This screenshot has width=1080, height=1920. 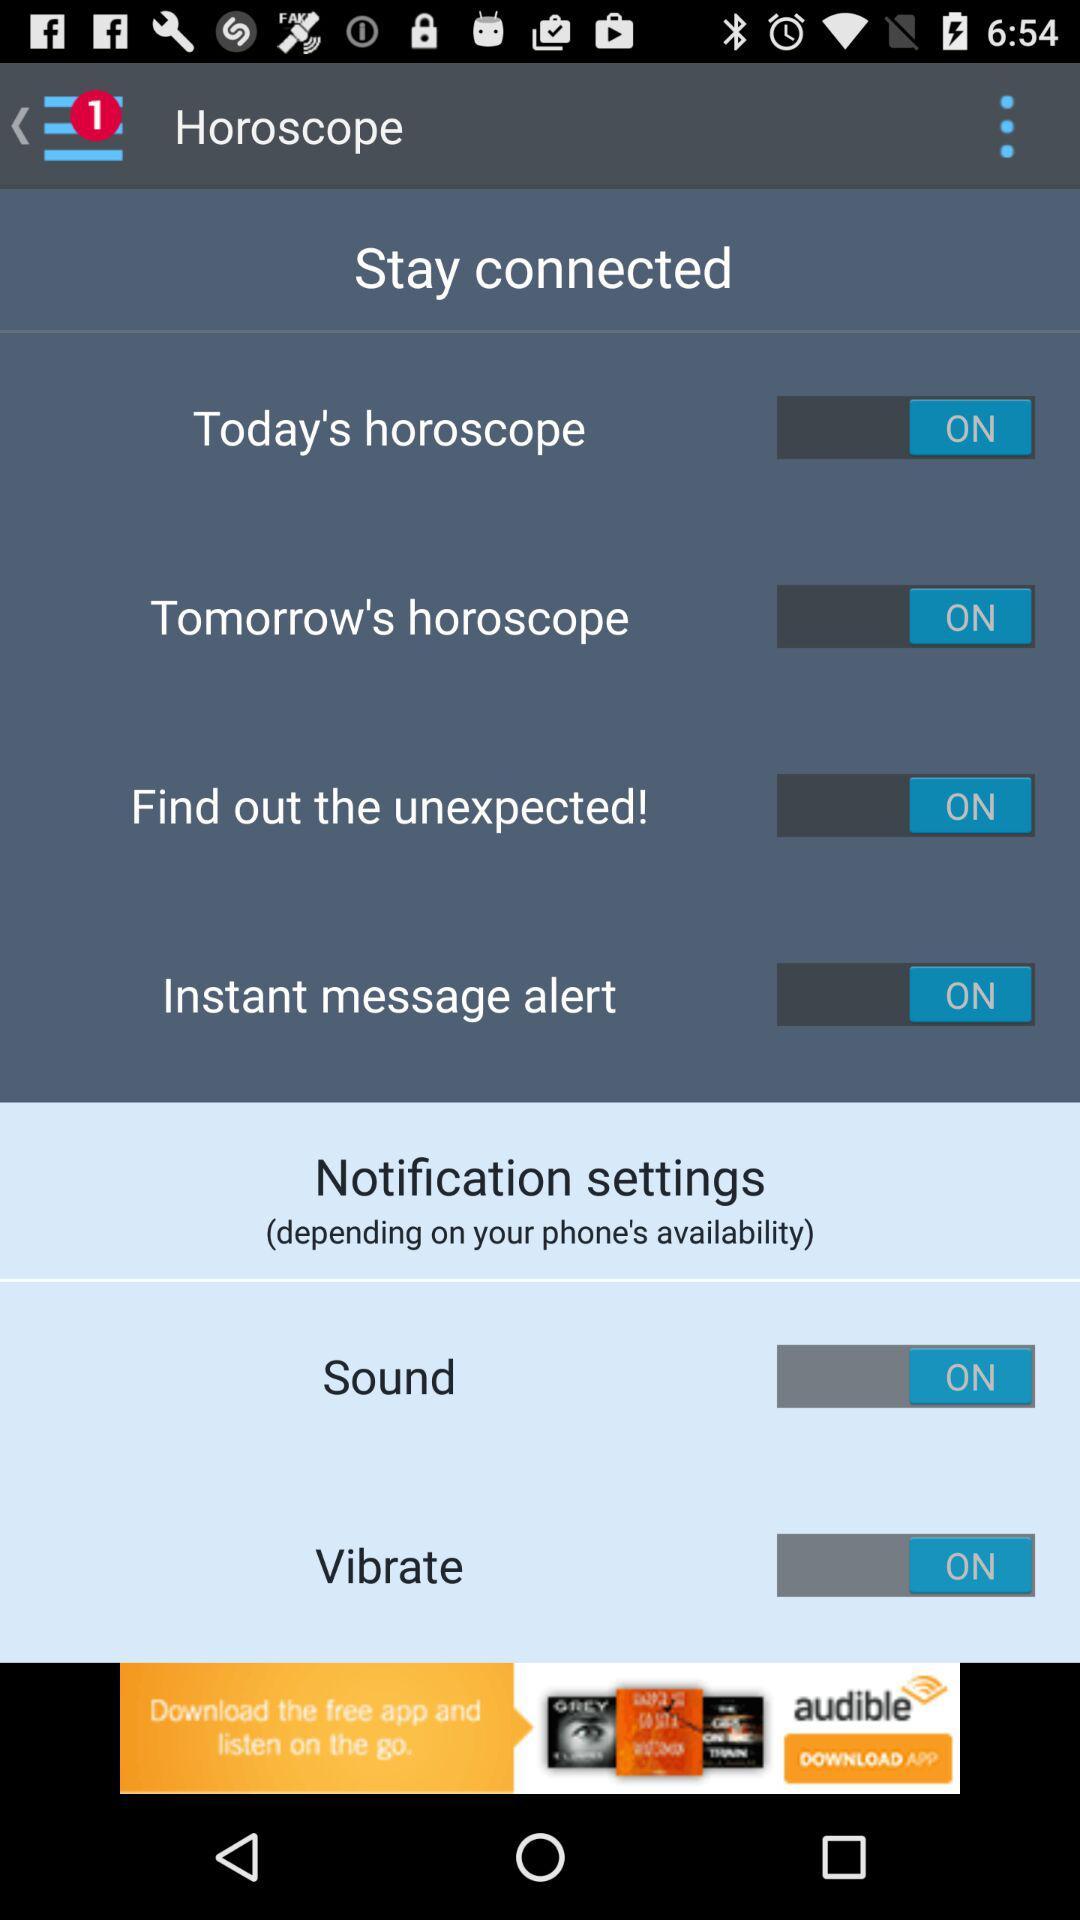 What do you see at coordinates (906, 615) in the screenshot?
I see `switch button` at bounding box center [906, 615].